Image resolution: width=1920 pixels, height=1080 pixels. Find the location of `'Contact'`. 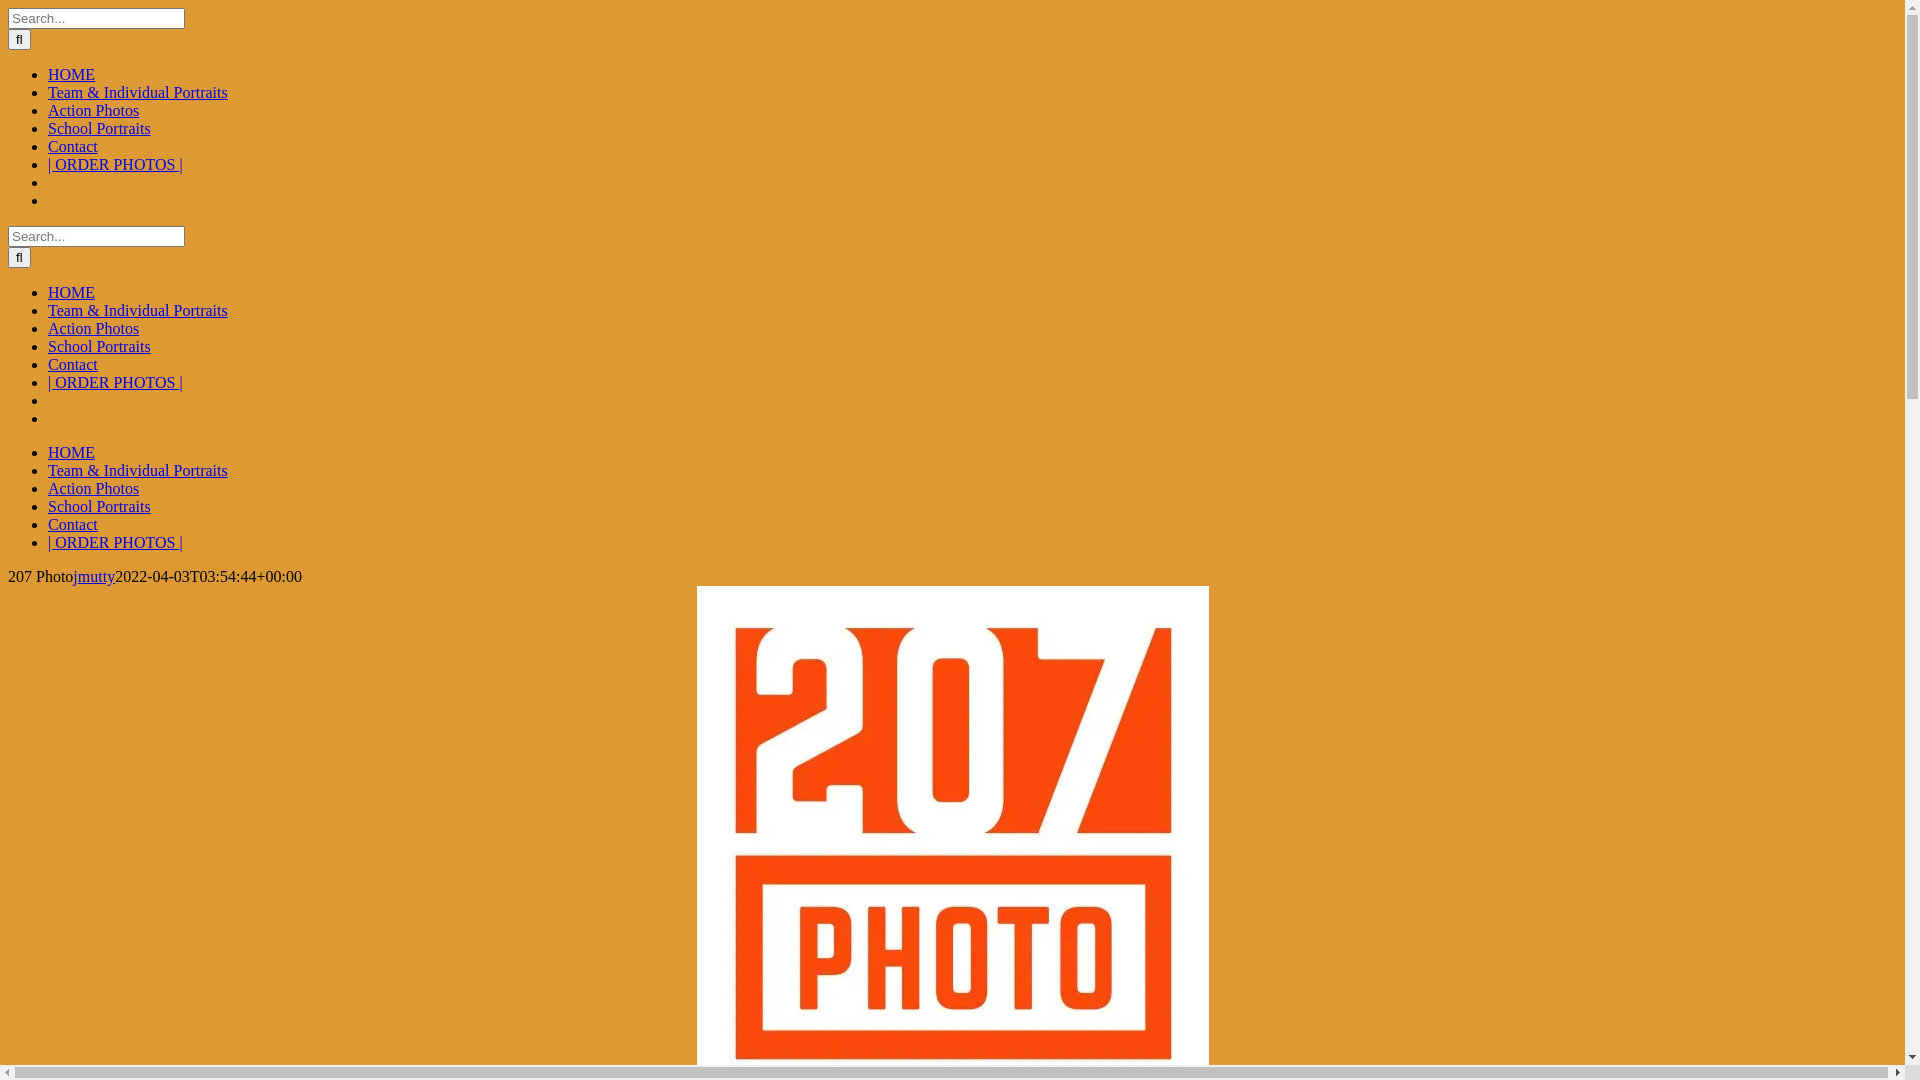

'Contact' is located at coordinates (72, 145).